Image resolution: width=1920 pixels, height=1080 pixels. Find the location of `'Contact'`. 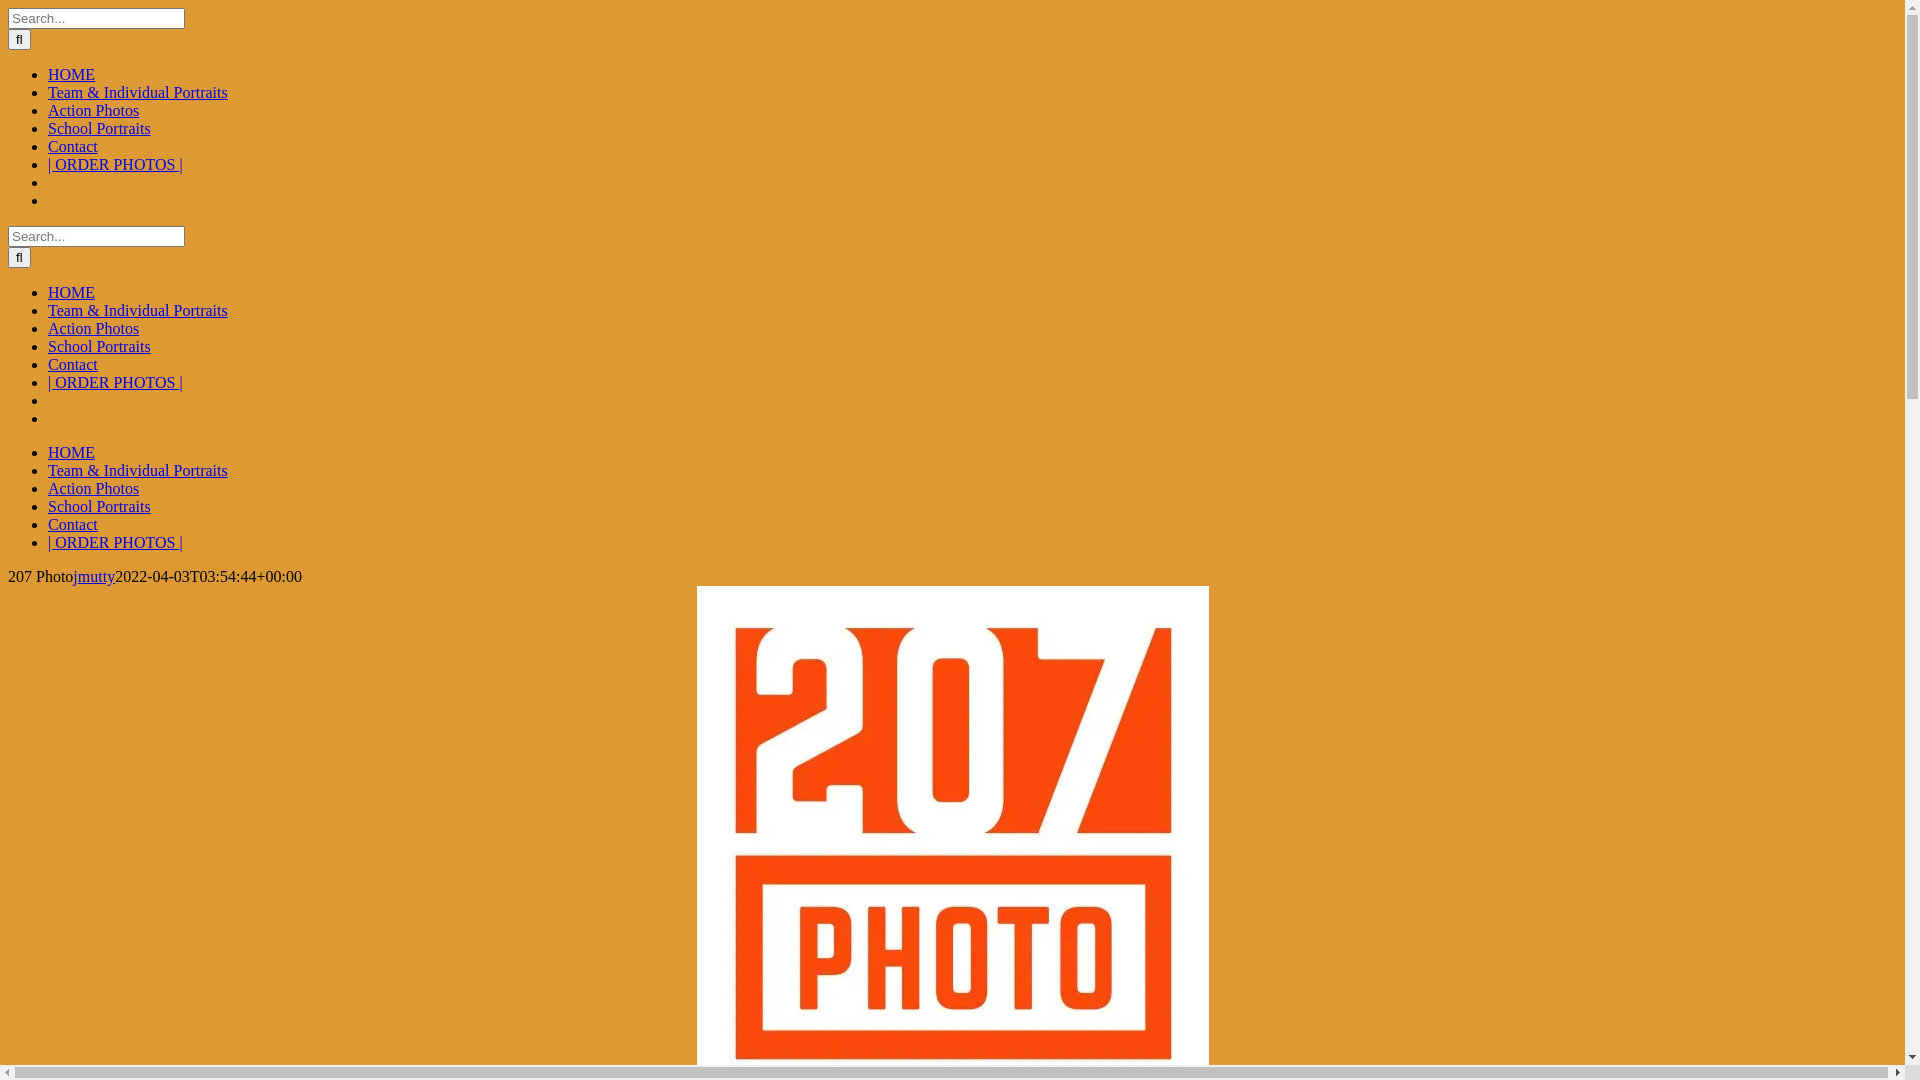

'Contact' is located at coordinates (72, 145).